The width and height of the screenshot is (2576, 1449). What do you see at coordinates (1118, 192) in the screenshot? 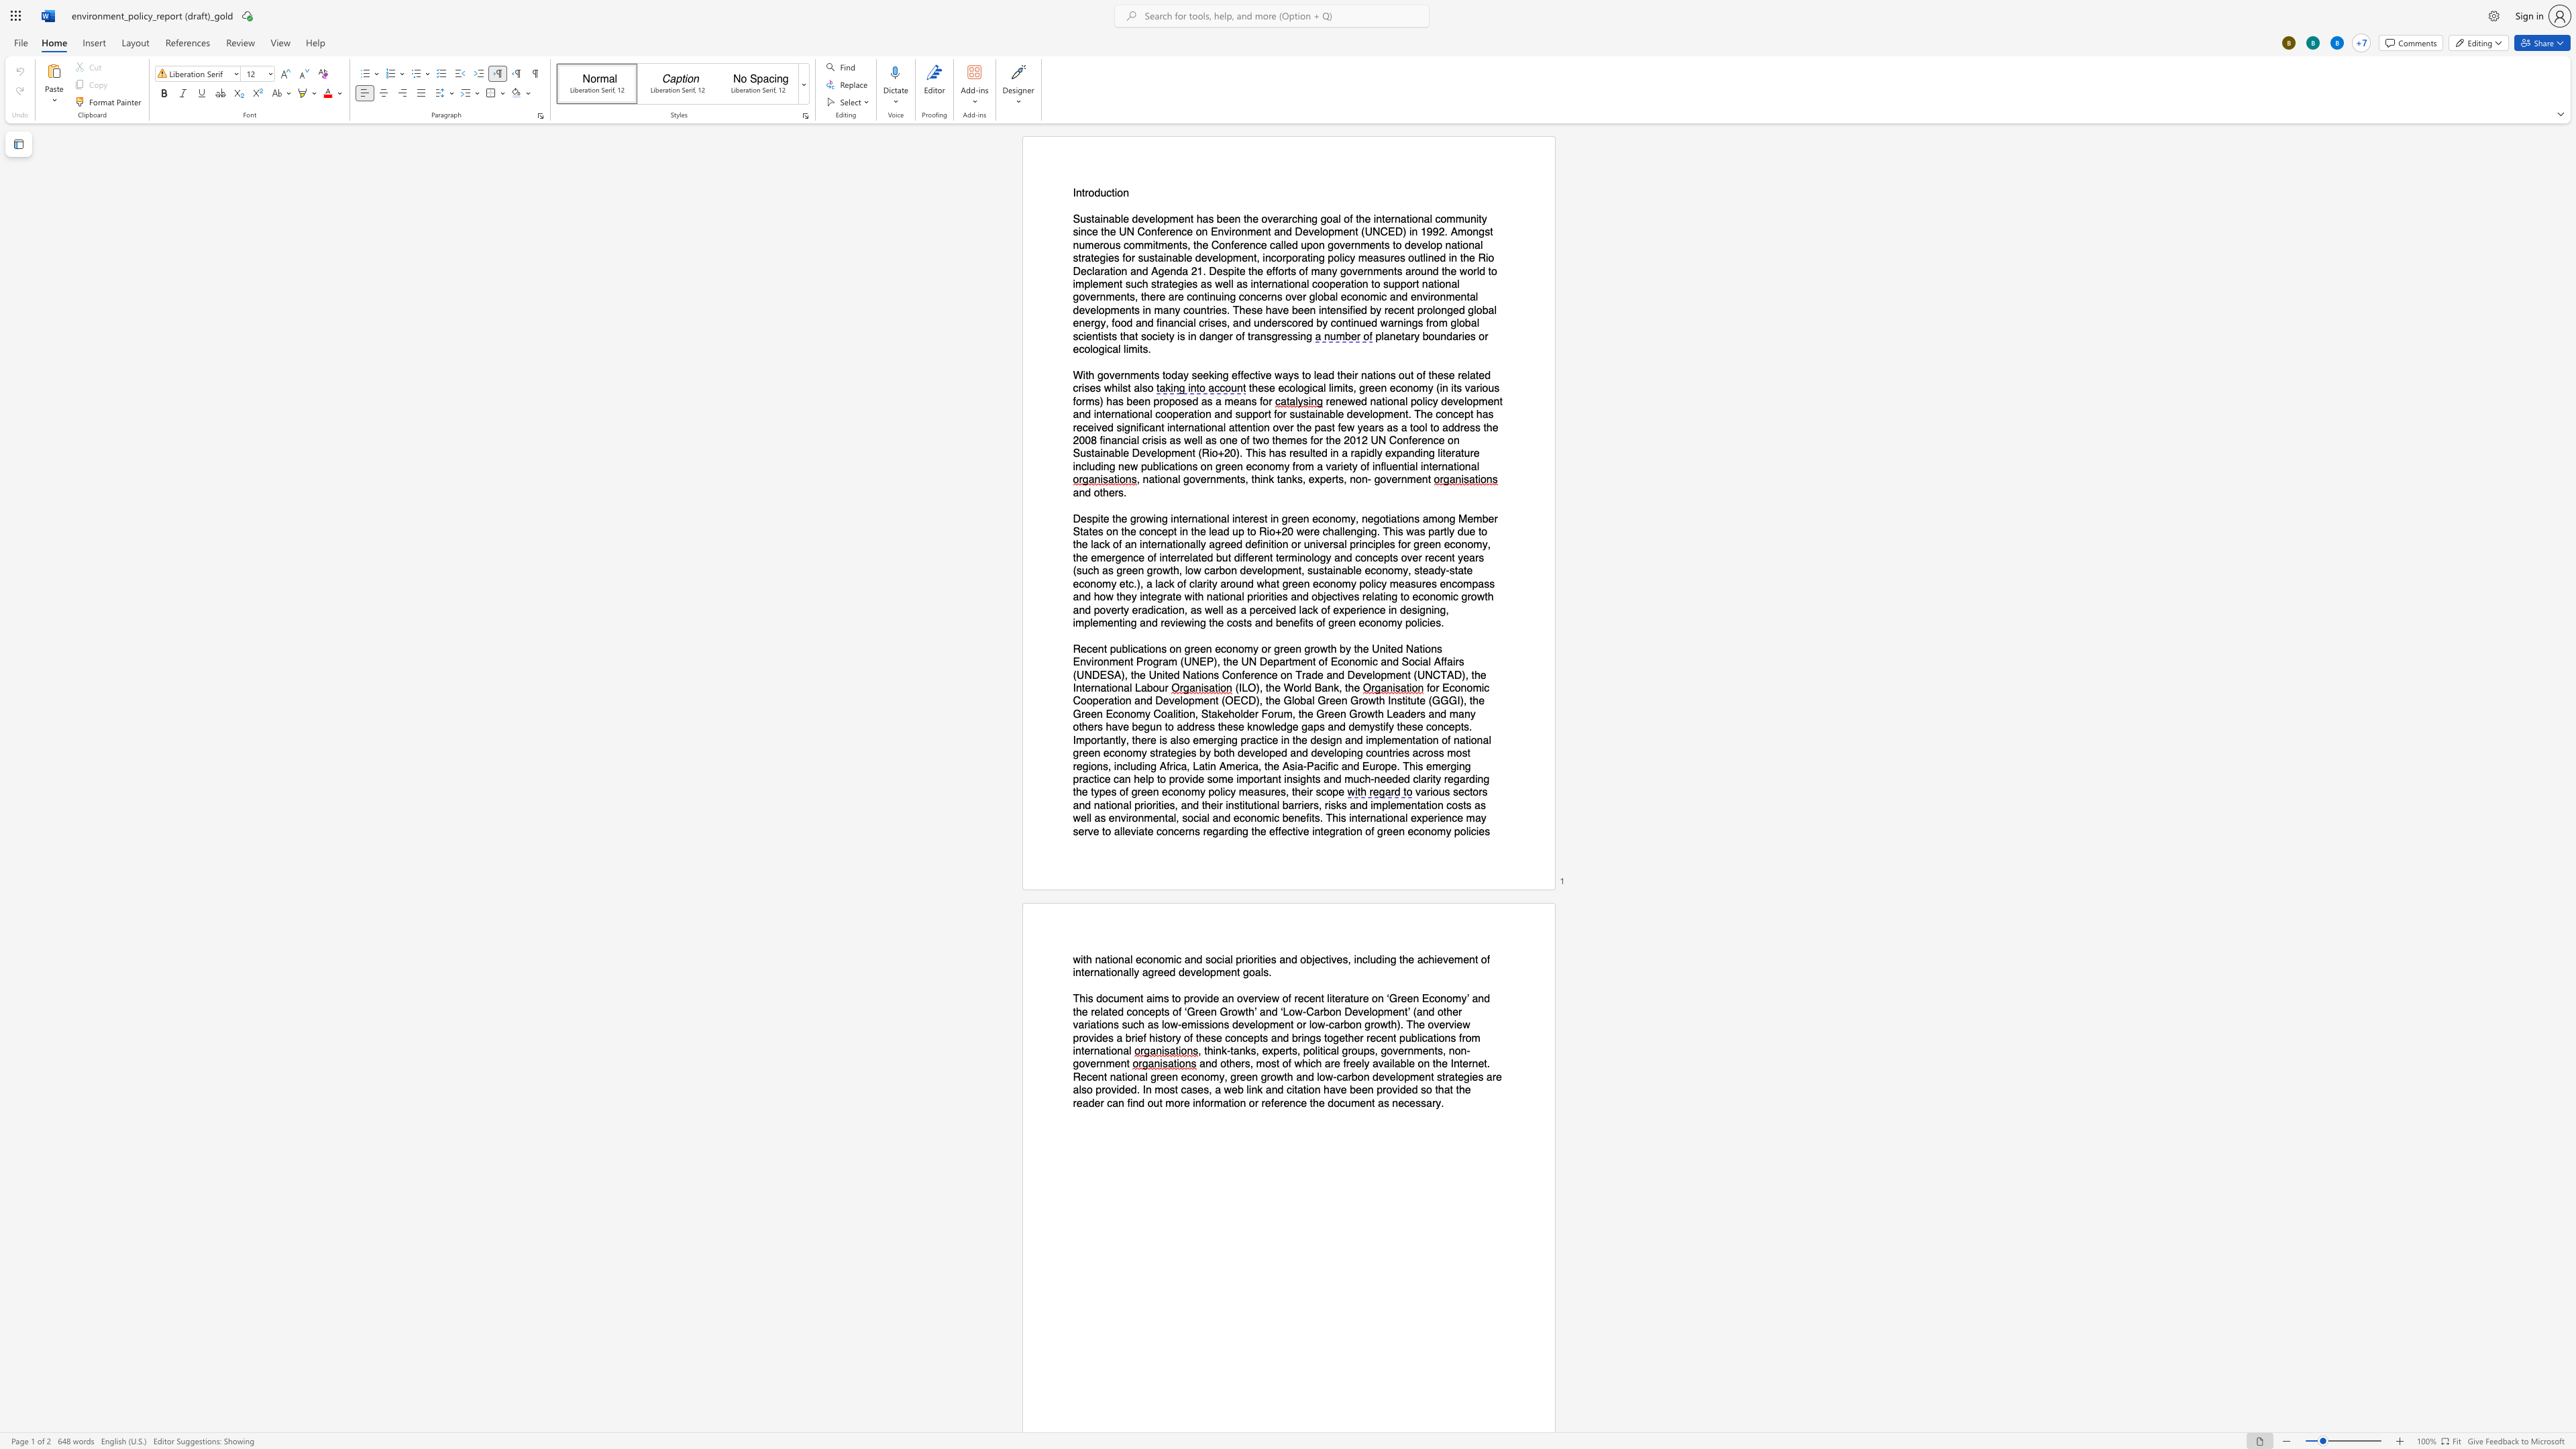
I see `the space between the continuous character "i" and "o" in the text` at bounding box center [1118, 192].